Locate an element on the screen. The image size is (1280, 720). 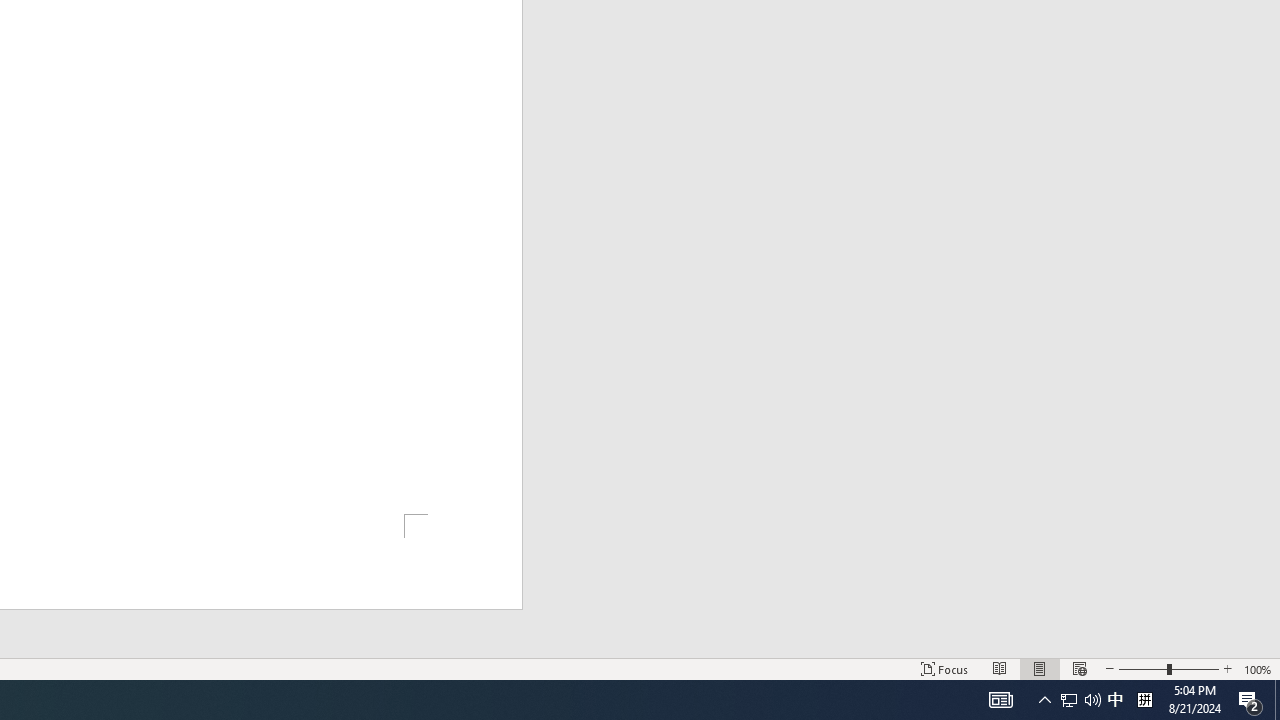
'Web Layout' is located at coordinates (1078, 669).